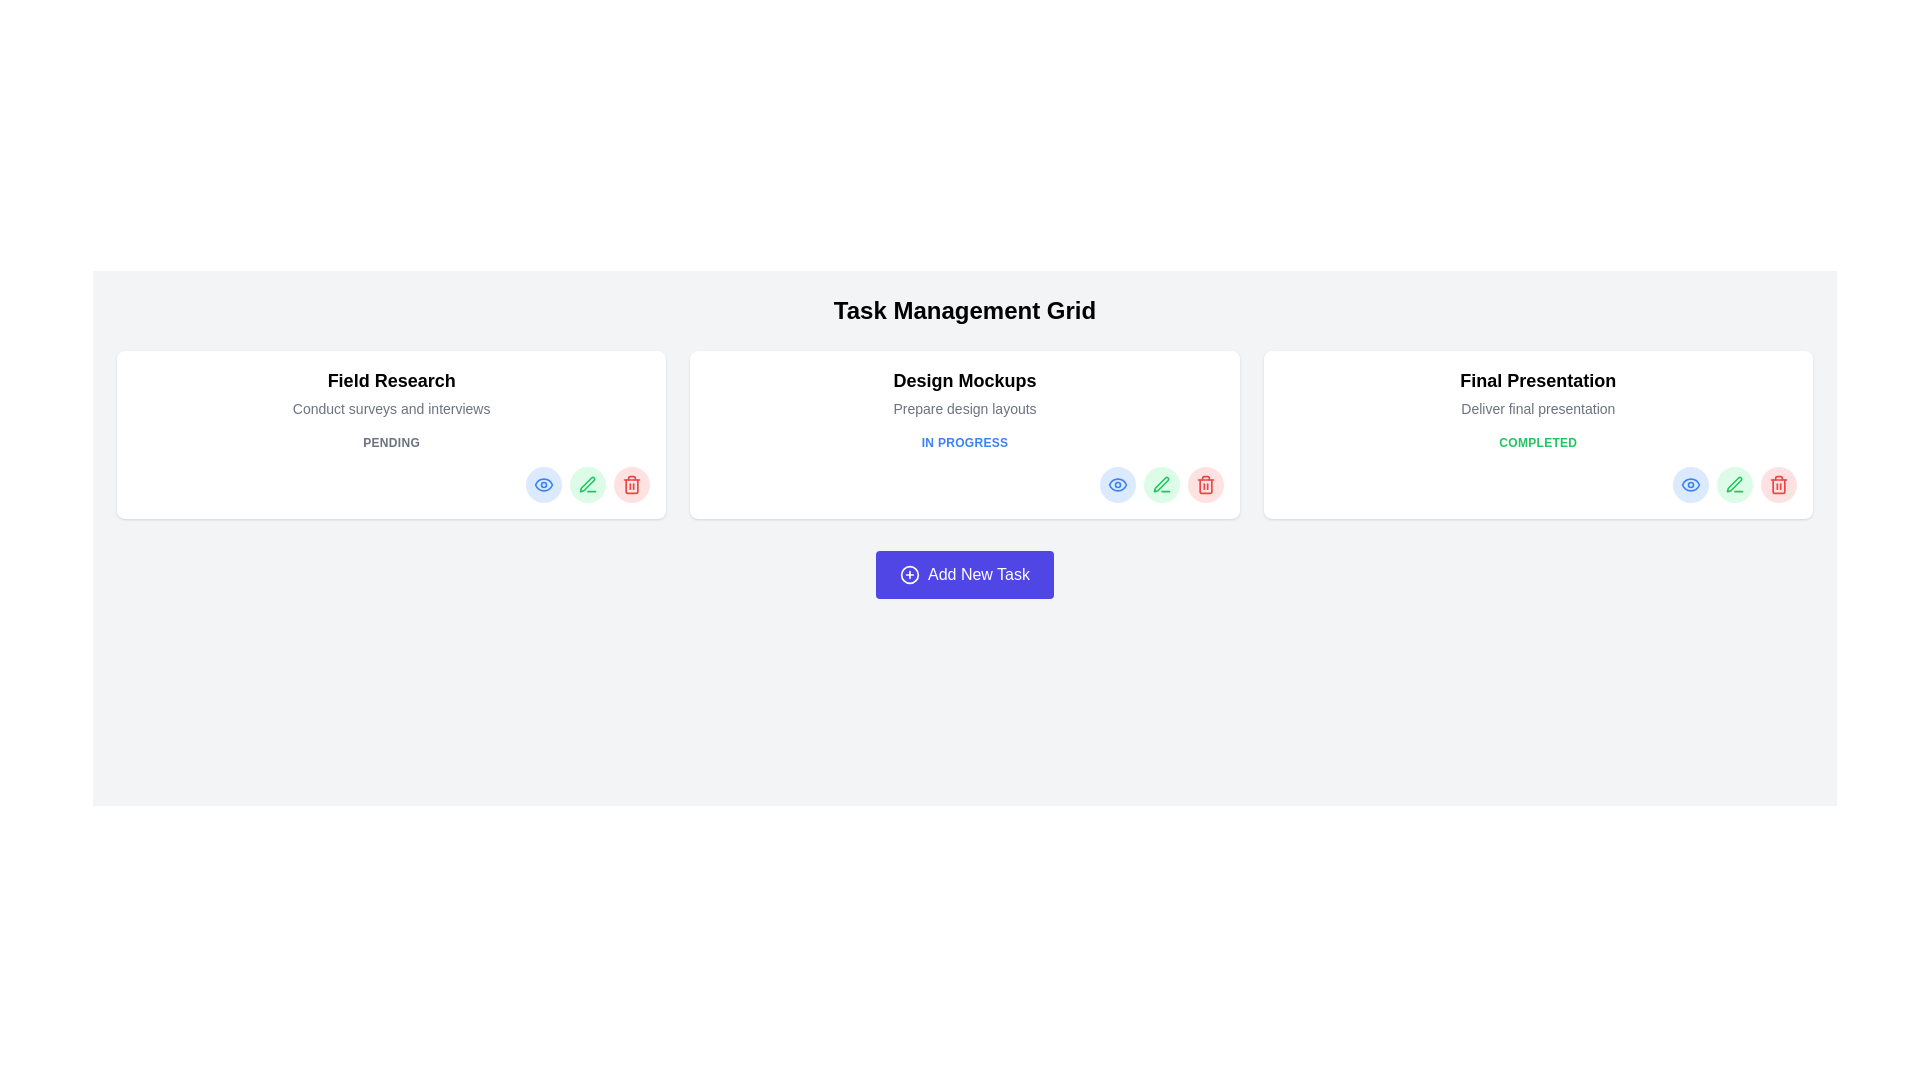 The height and width of the screenshot is (1080, 1920). What do you see at coordinates (1116, 485) in the screenshot?
I see `the entire eye icon group, which consists of an oval-shaped outline and details representing the eye, located within the 'Design Mockups' card at the bottom left among the action buttons` at bounding box center [1116, 485].